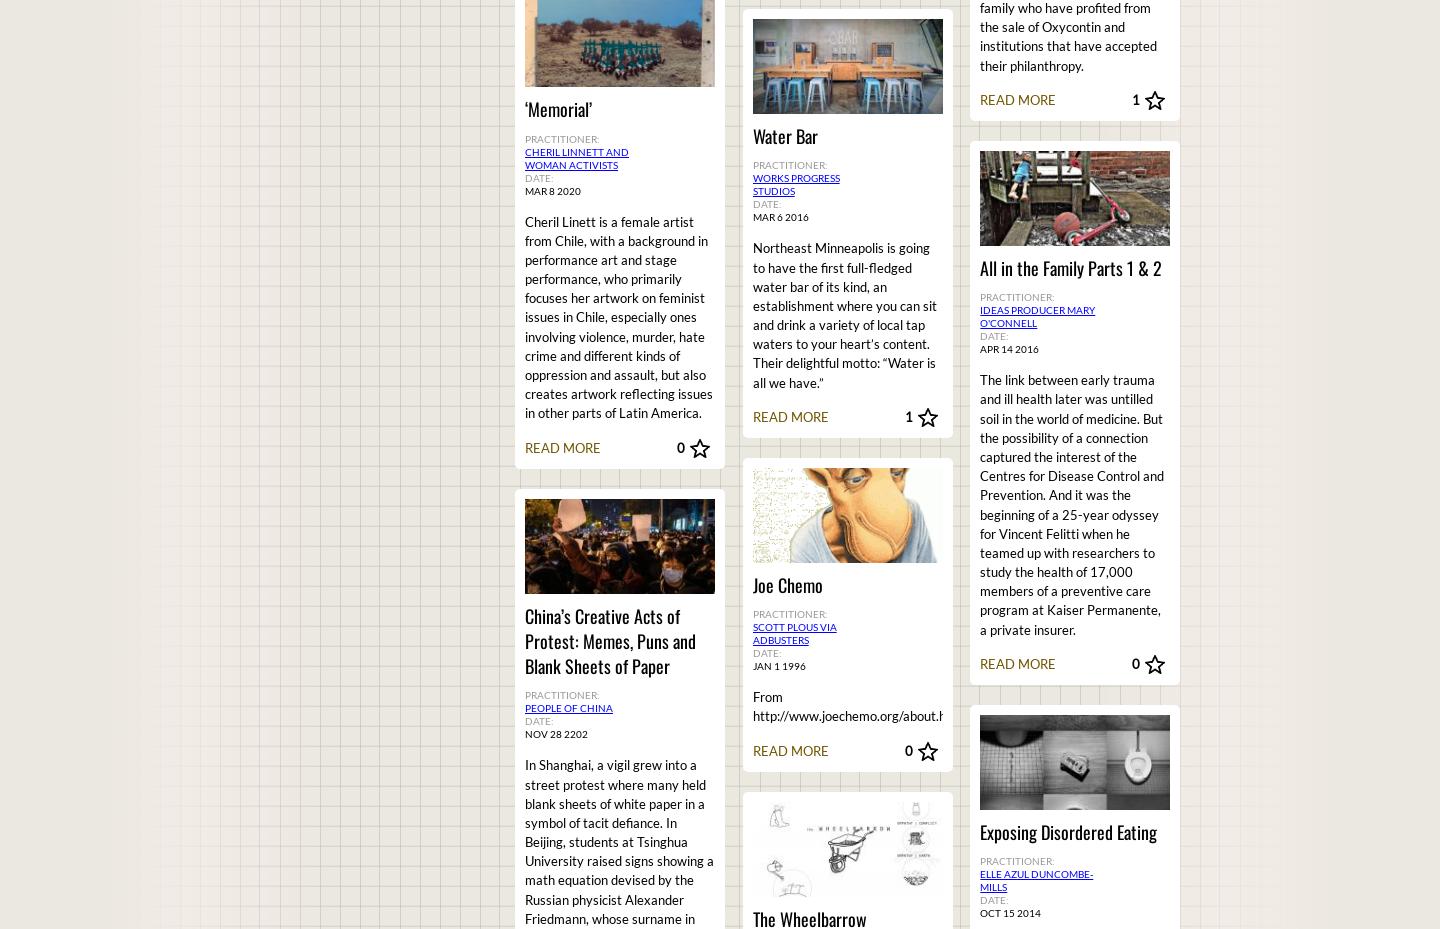 This screenshot has width=1440, height=929. What do you see at coordinates (784, 136) in the screenshot?
I see `'Water Bar'` at bounding box center [784, 136].